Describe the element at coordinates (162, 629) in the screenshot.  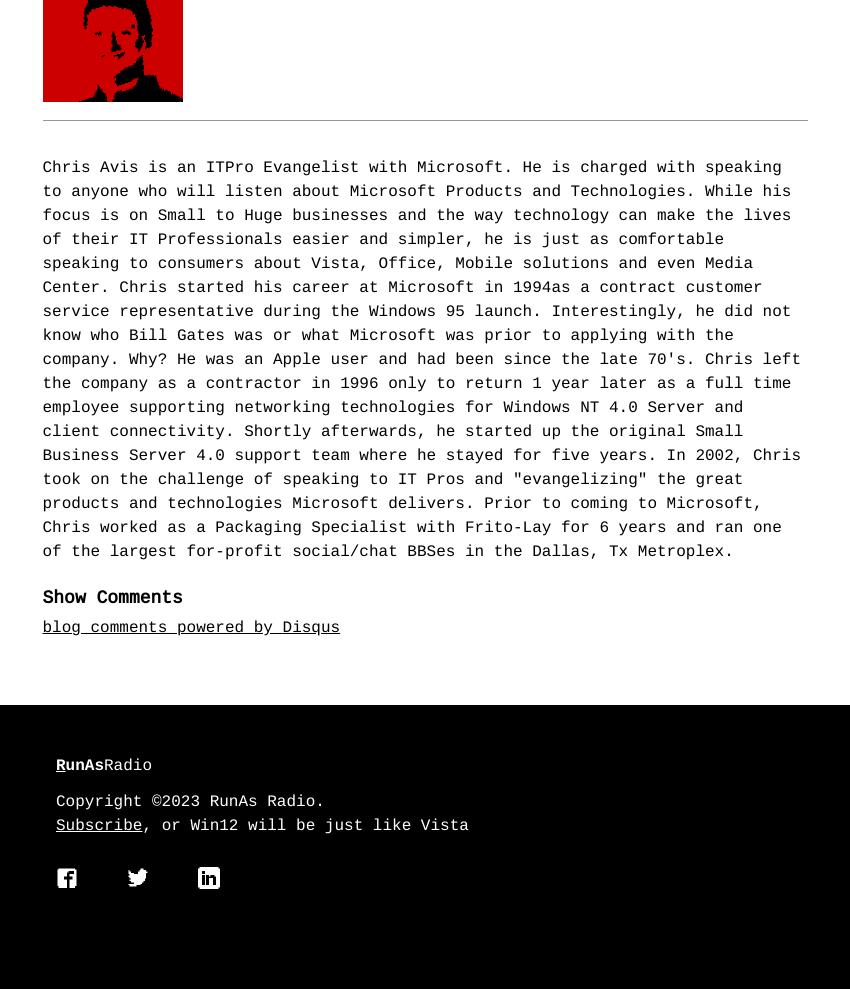
I see `'blog comments powered by'` at that location.